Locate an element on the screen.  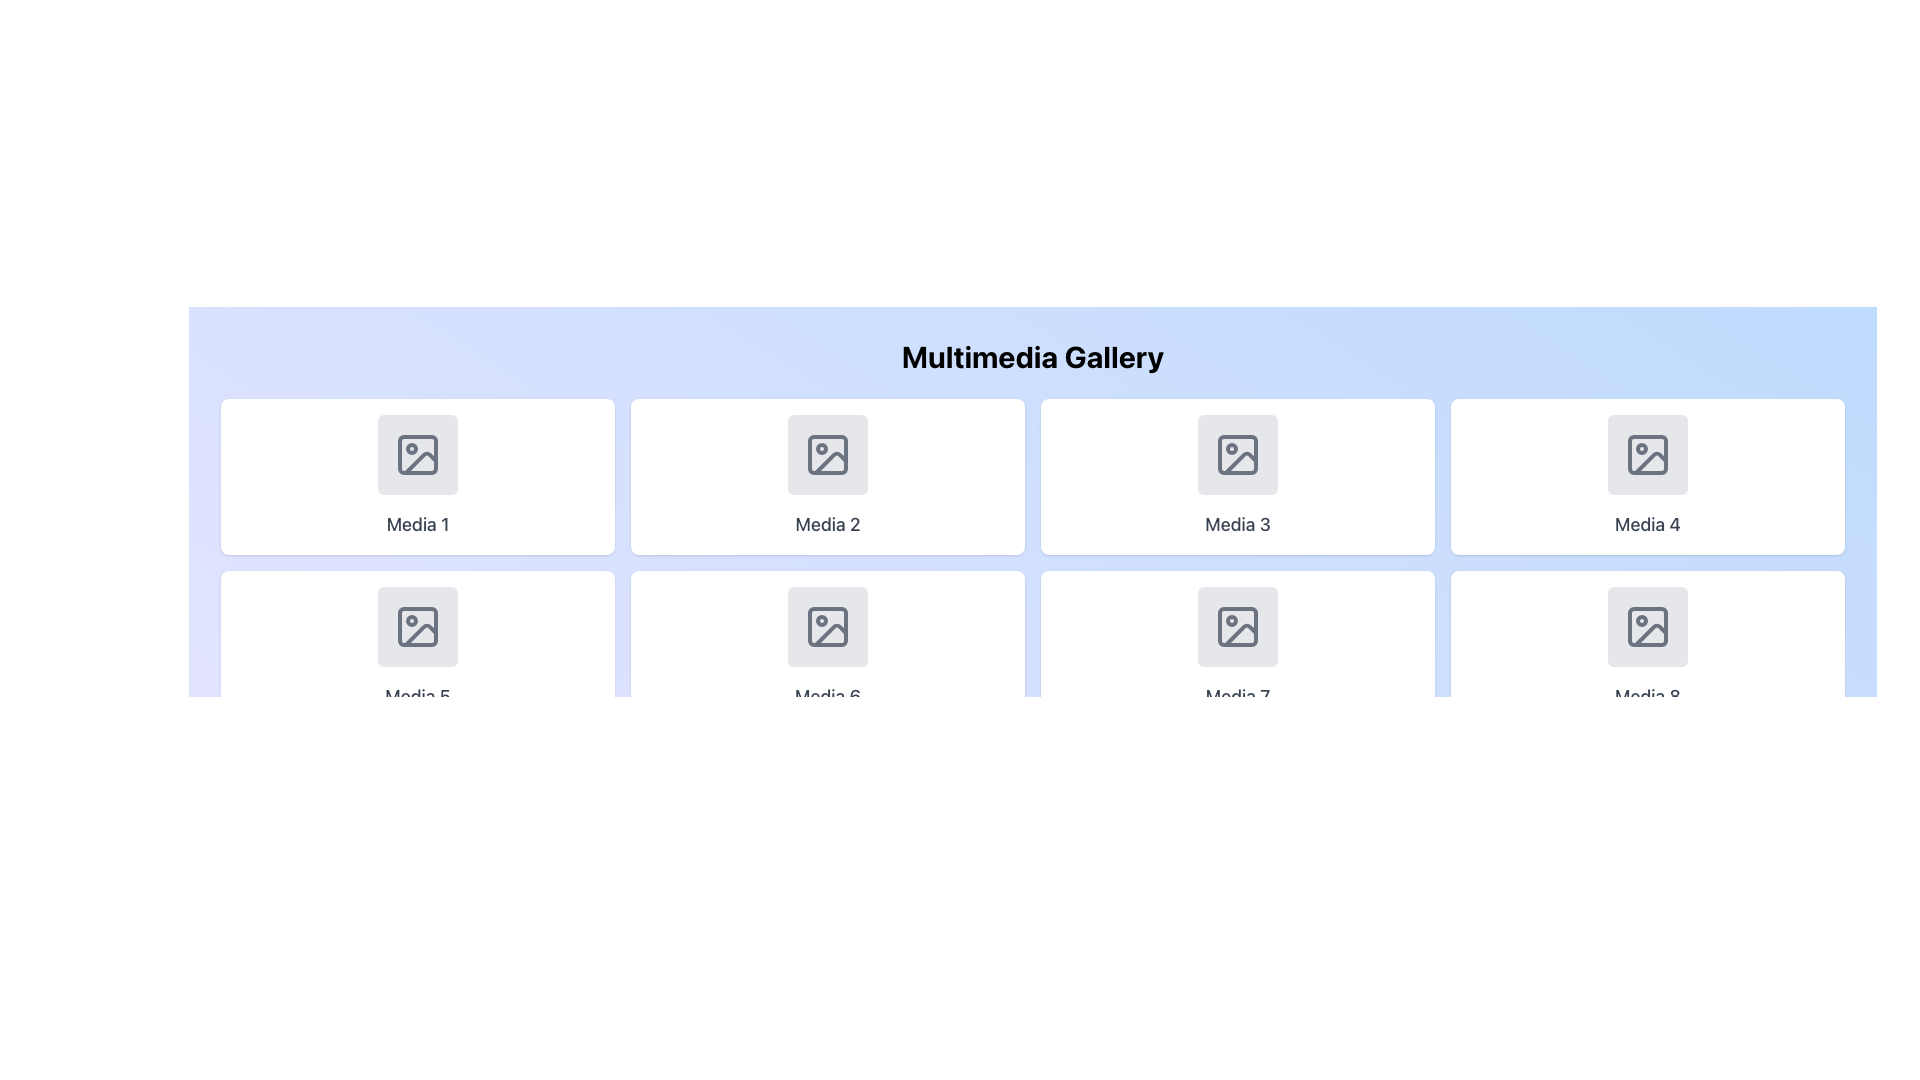
the innermost square within the image icon located in the seventh media block of the gallery, which is in the second row and first column is located at coordinates (1237, 626).